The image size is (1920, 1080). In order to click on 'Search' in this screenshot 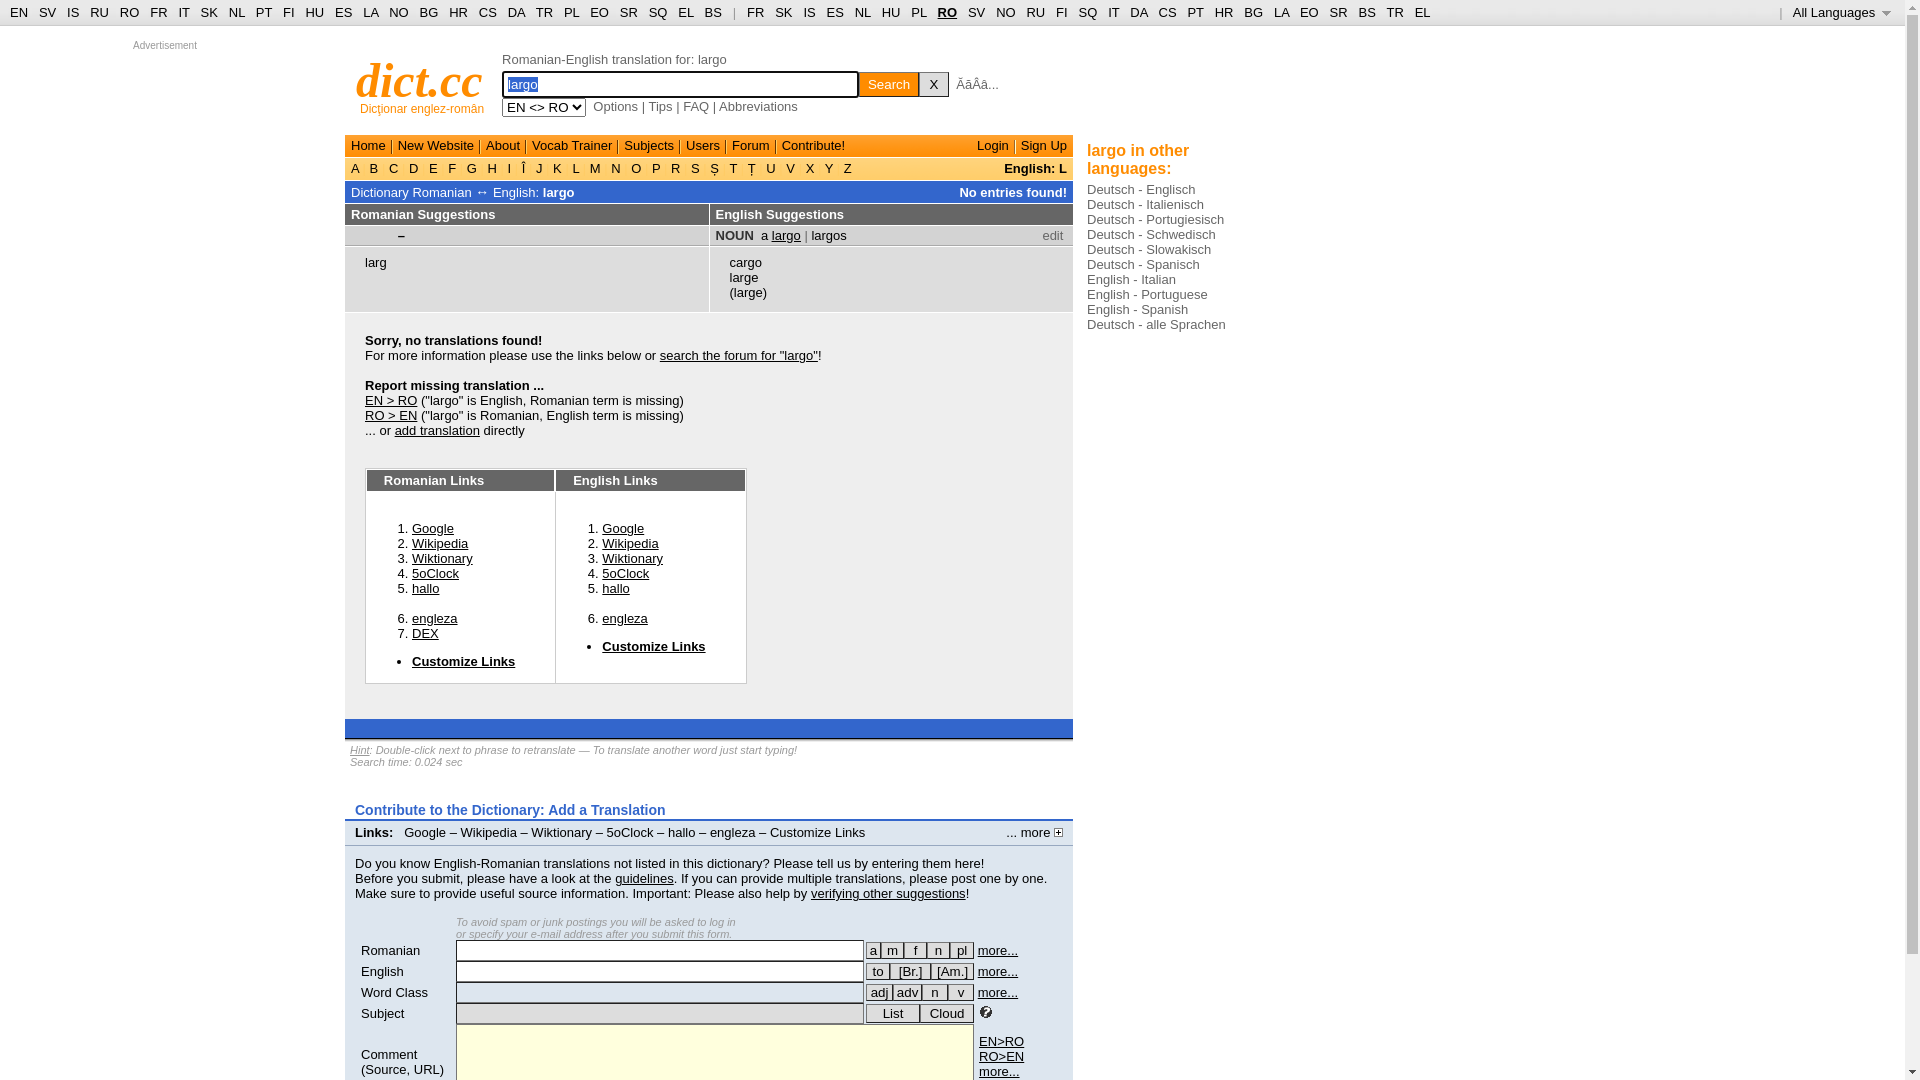, I will do `click(887, 83)`.